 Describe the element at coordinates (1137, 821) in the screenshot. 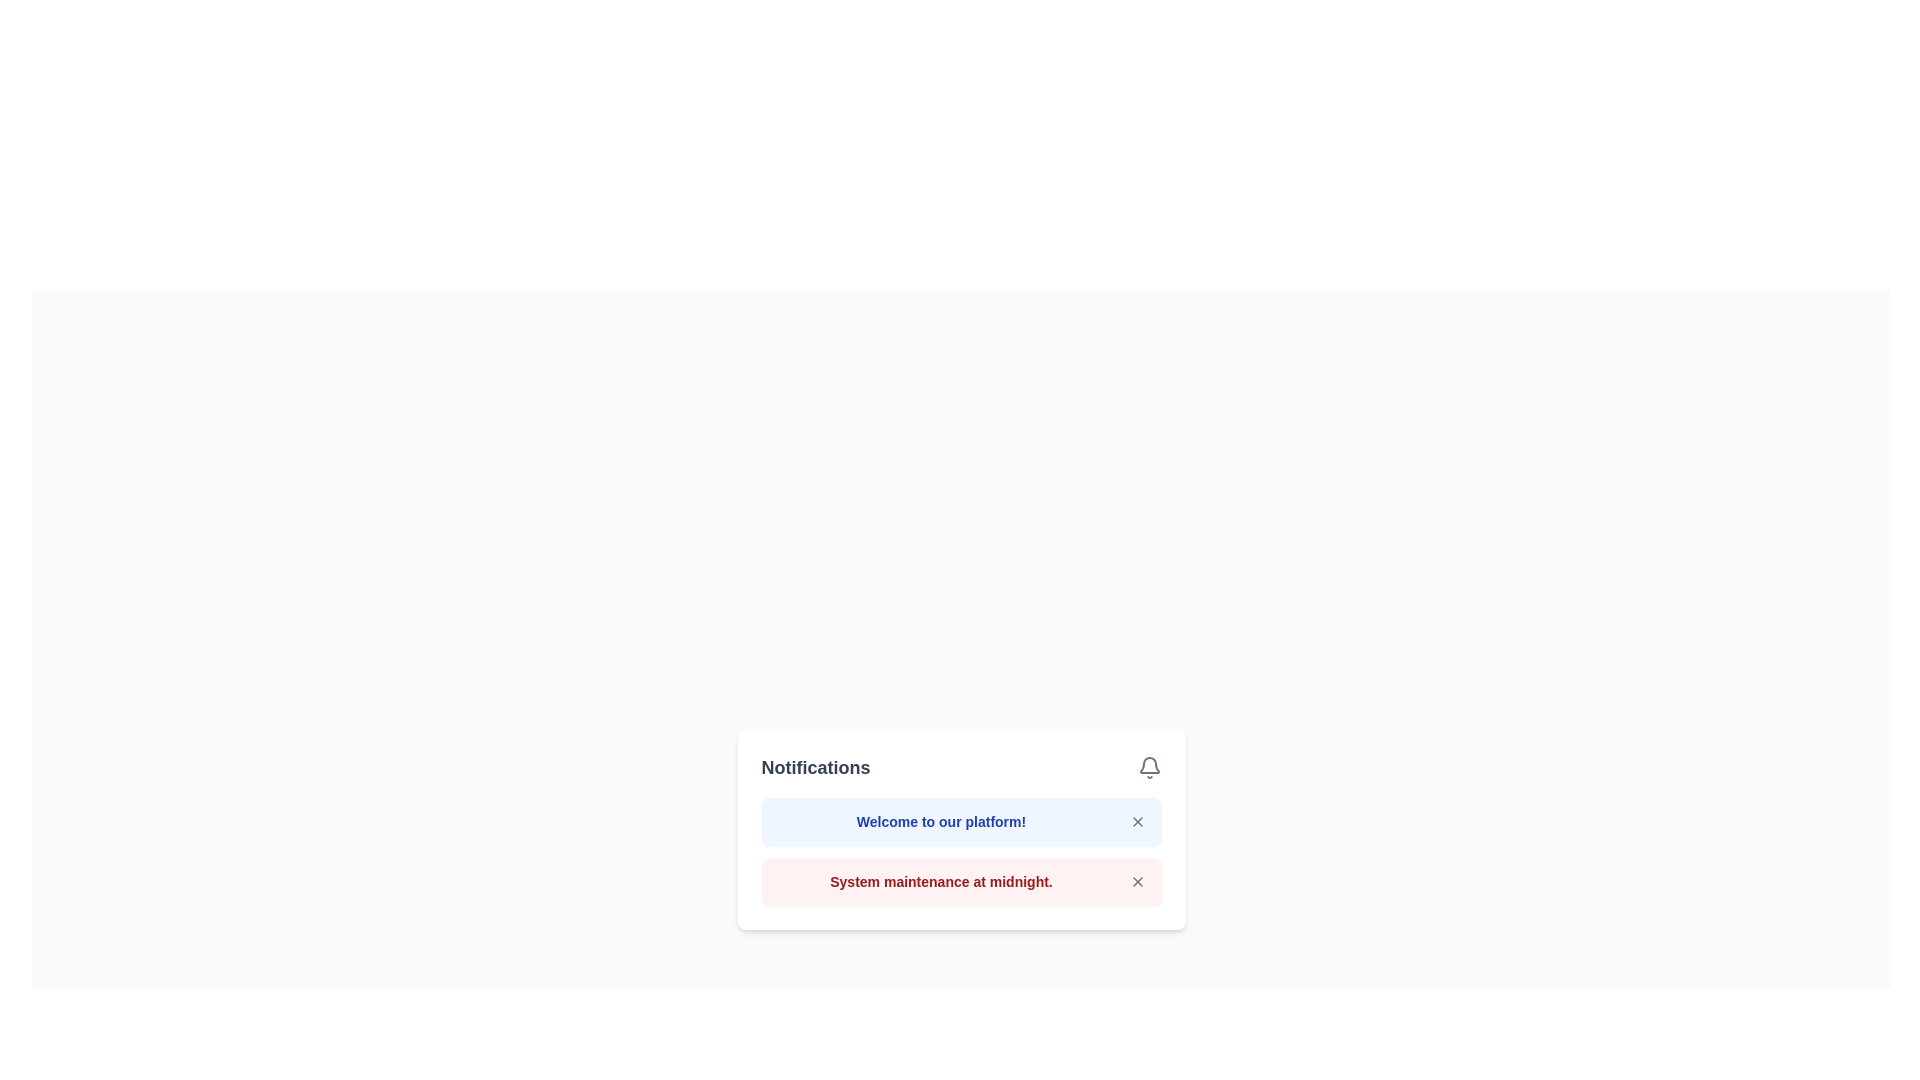

I see `the close button located at the right end of the notification box header` at that location.